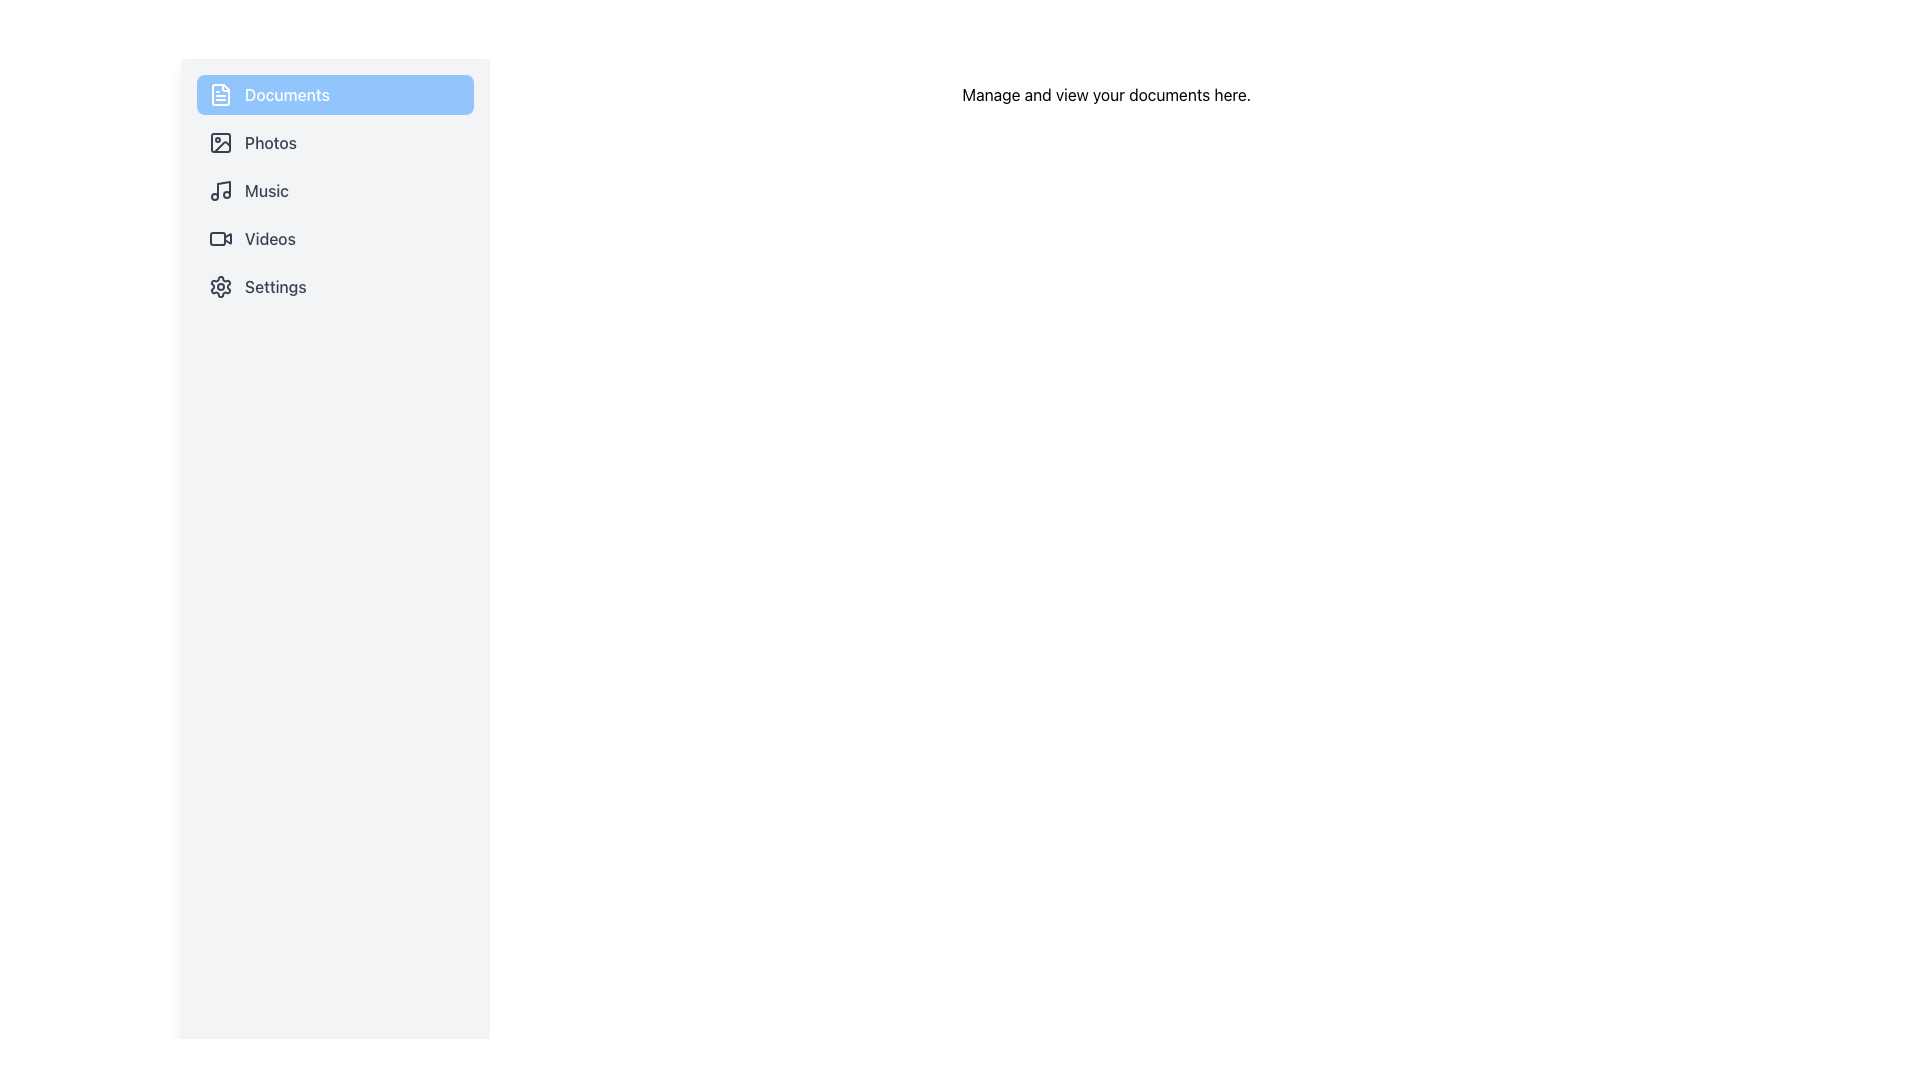 This screenshot has width=1920, height=1080. I want to click on the fifth item in the vertical menu list, located below 'Videos', so click(335, 286).